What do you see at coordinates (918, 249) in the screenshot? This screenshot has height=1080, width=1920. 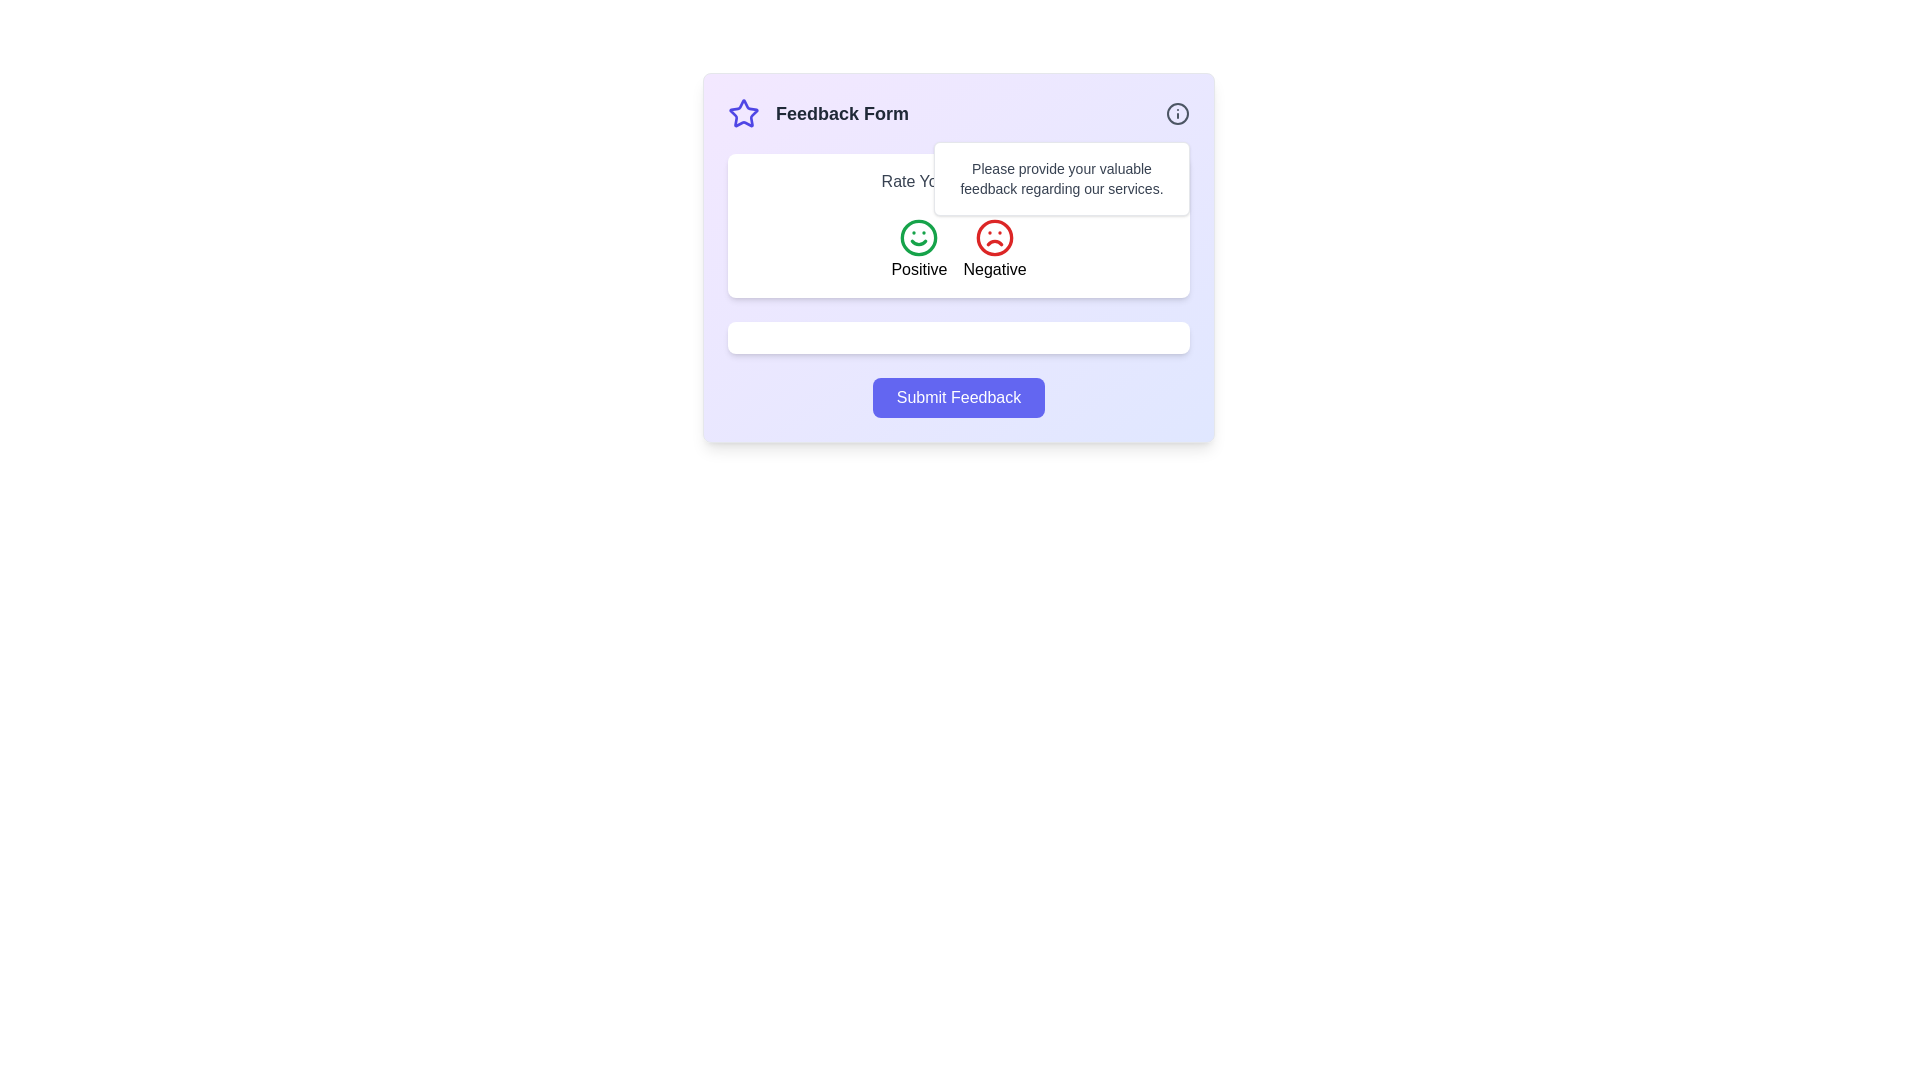 I see `the positive feedback button located in the feedback form interface` at bounding box center [918, 249].